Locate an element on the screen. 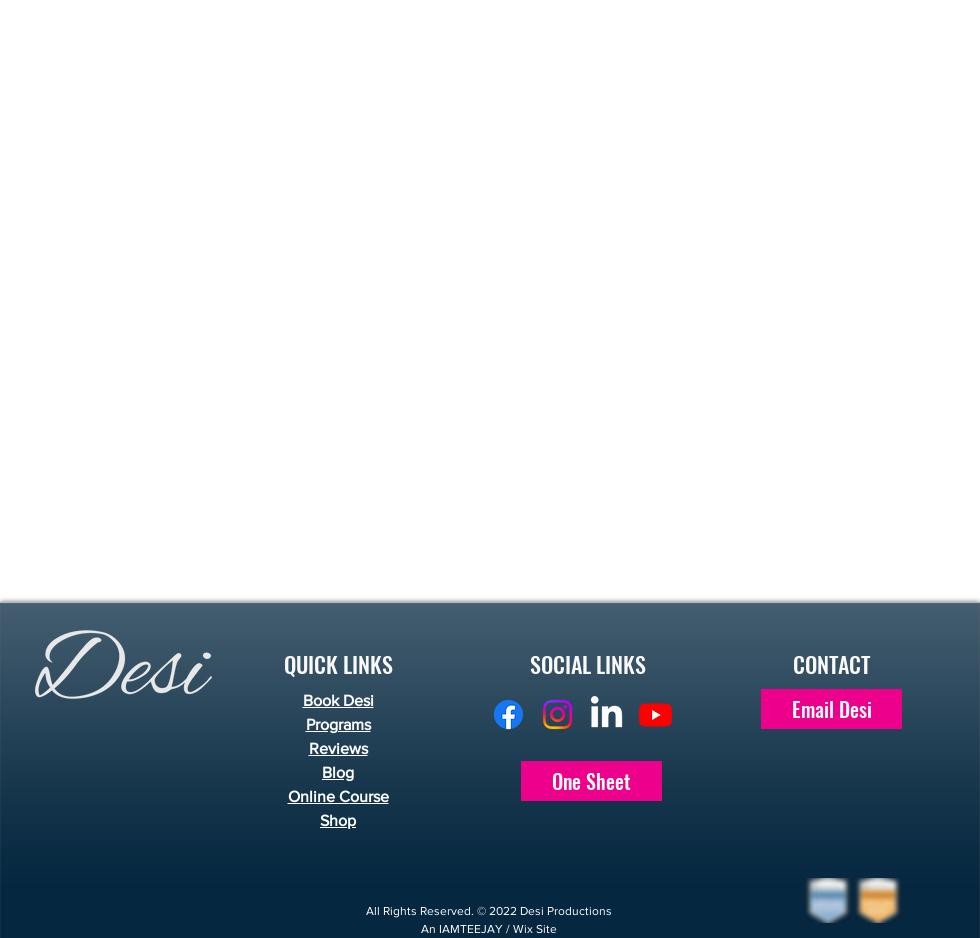  'All Rights Reserved. © 2022 Desi Productions' is located at coordinates (366, 909).